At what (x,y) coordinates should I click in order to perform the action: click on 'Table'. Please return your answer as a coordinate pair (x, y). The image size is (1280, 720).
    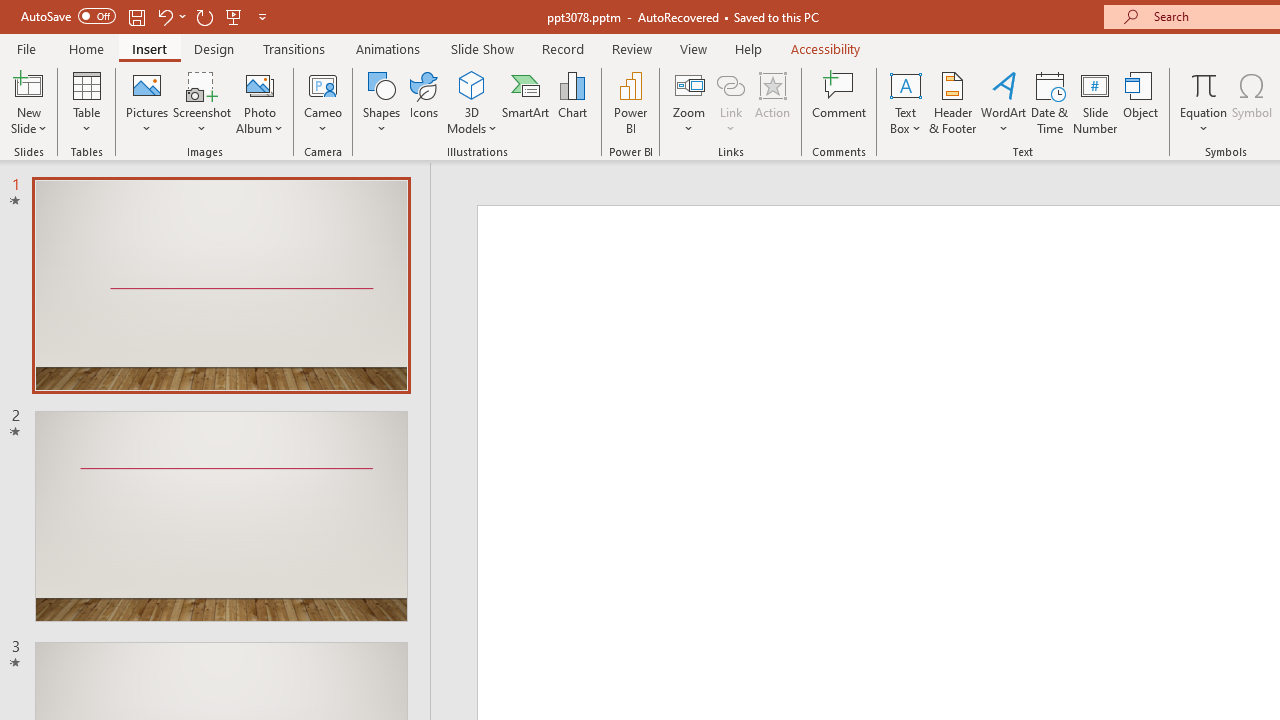
    Looking at the image, I should click on (86, 103).